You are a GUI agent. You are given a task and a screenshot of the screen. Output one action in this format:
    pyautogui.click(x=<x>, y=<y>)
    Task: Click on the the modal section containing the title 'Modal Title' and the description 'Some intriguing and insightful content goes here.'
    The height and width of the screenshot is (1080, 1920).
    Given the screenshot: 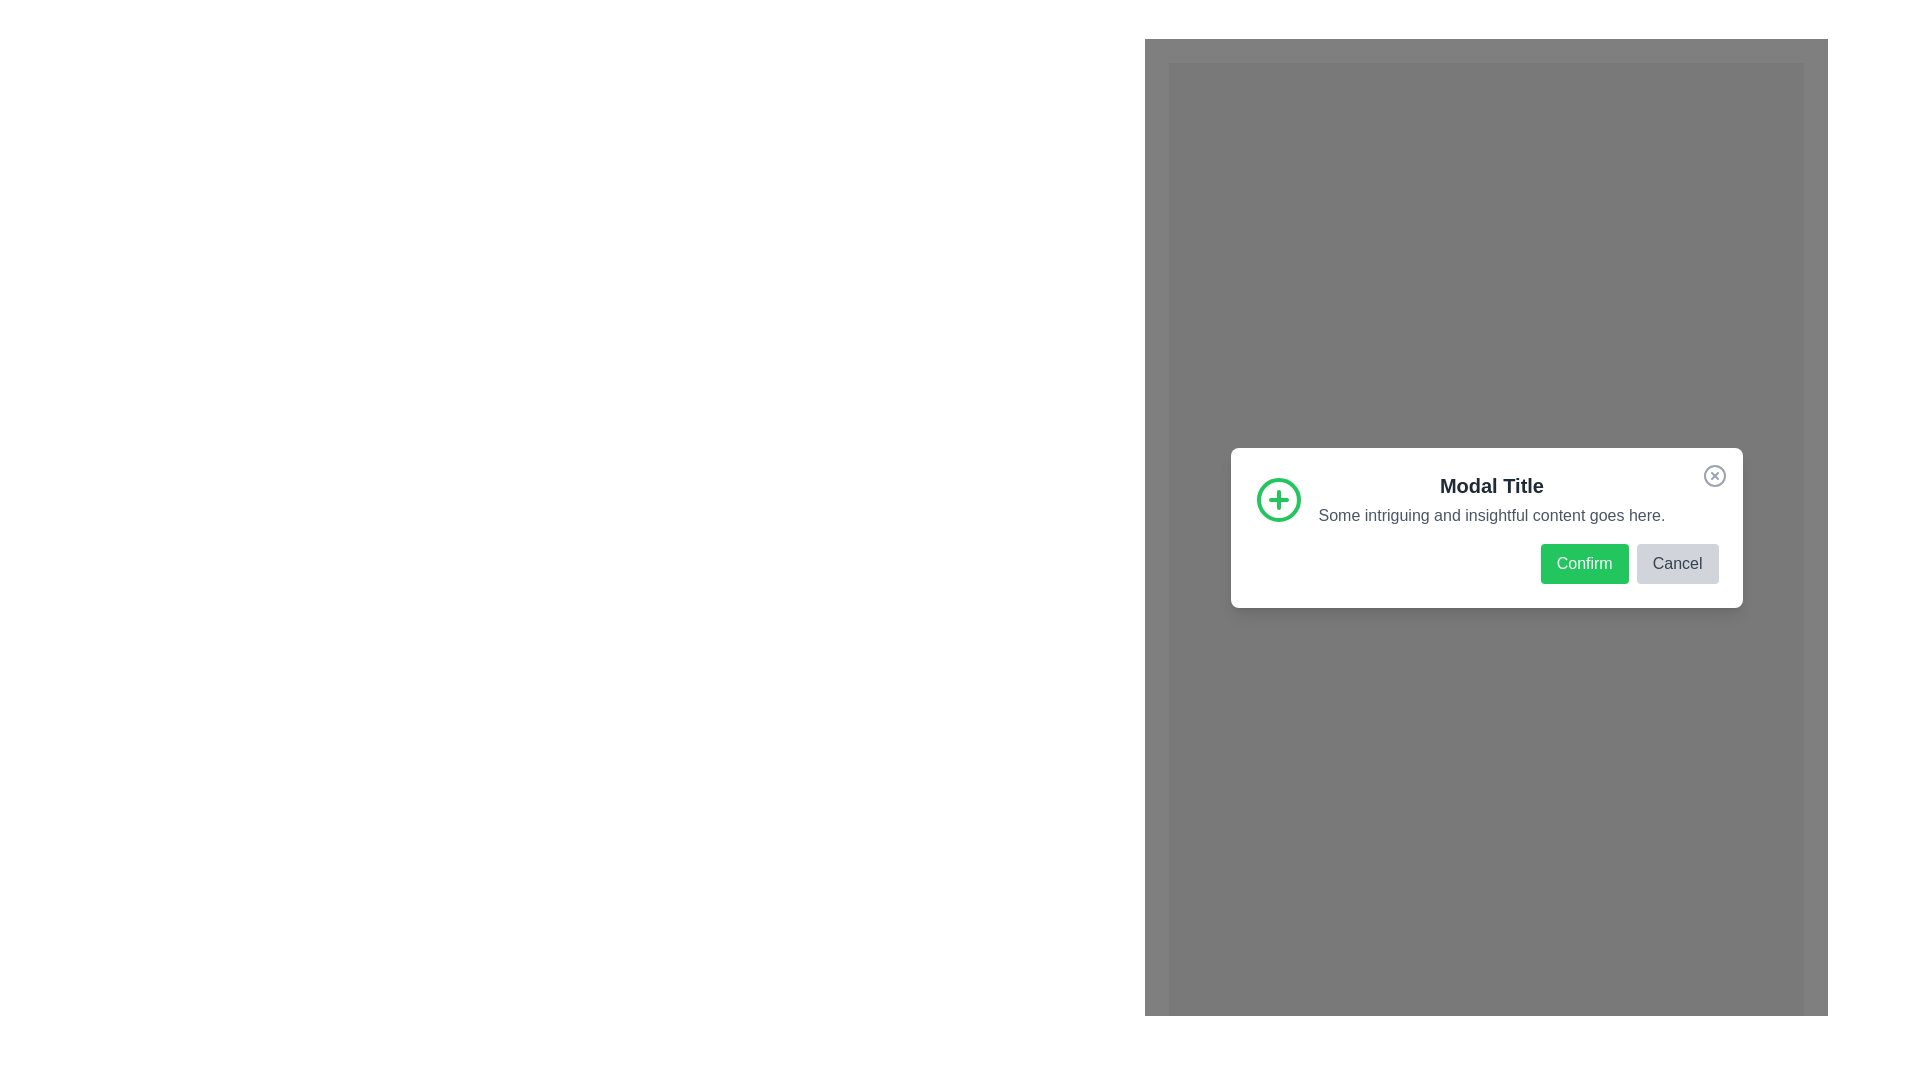 What is the action you would take?
    pyautogui.click(x=1486, y=498)
    